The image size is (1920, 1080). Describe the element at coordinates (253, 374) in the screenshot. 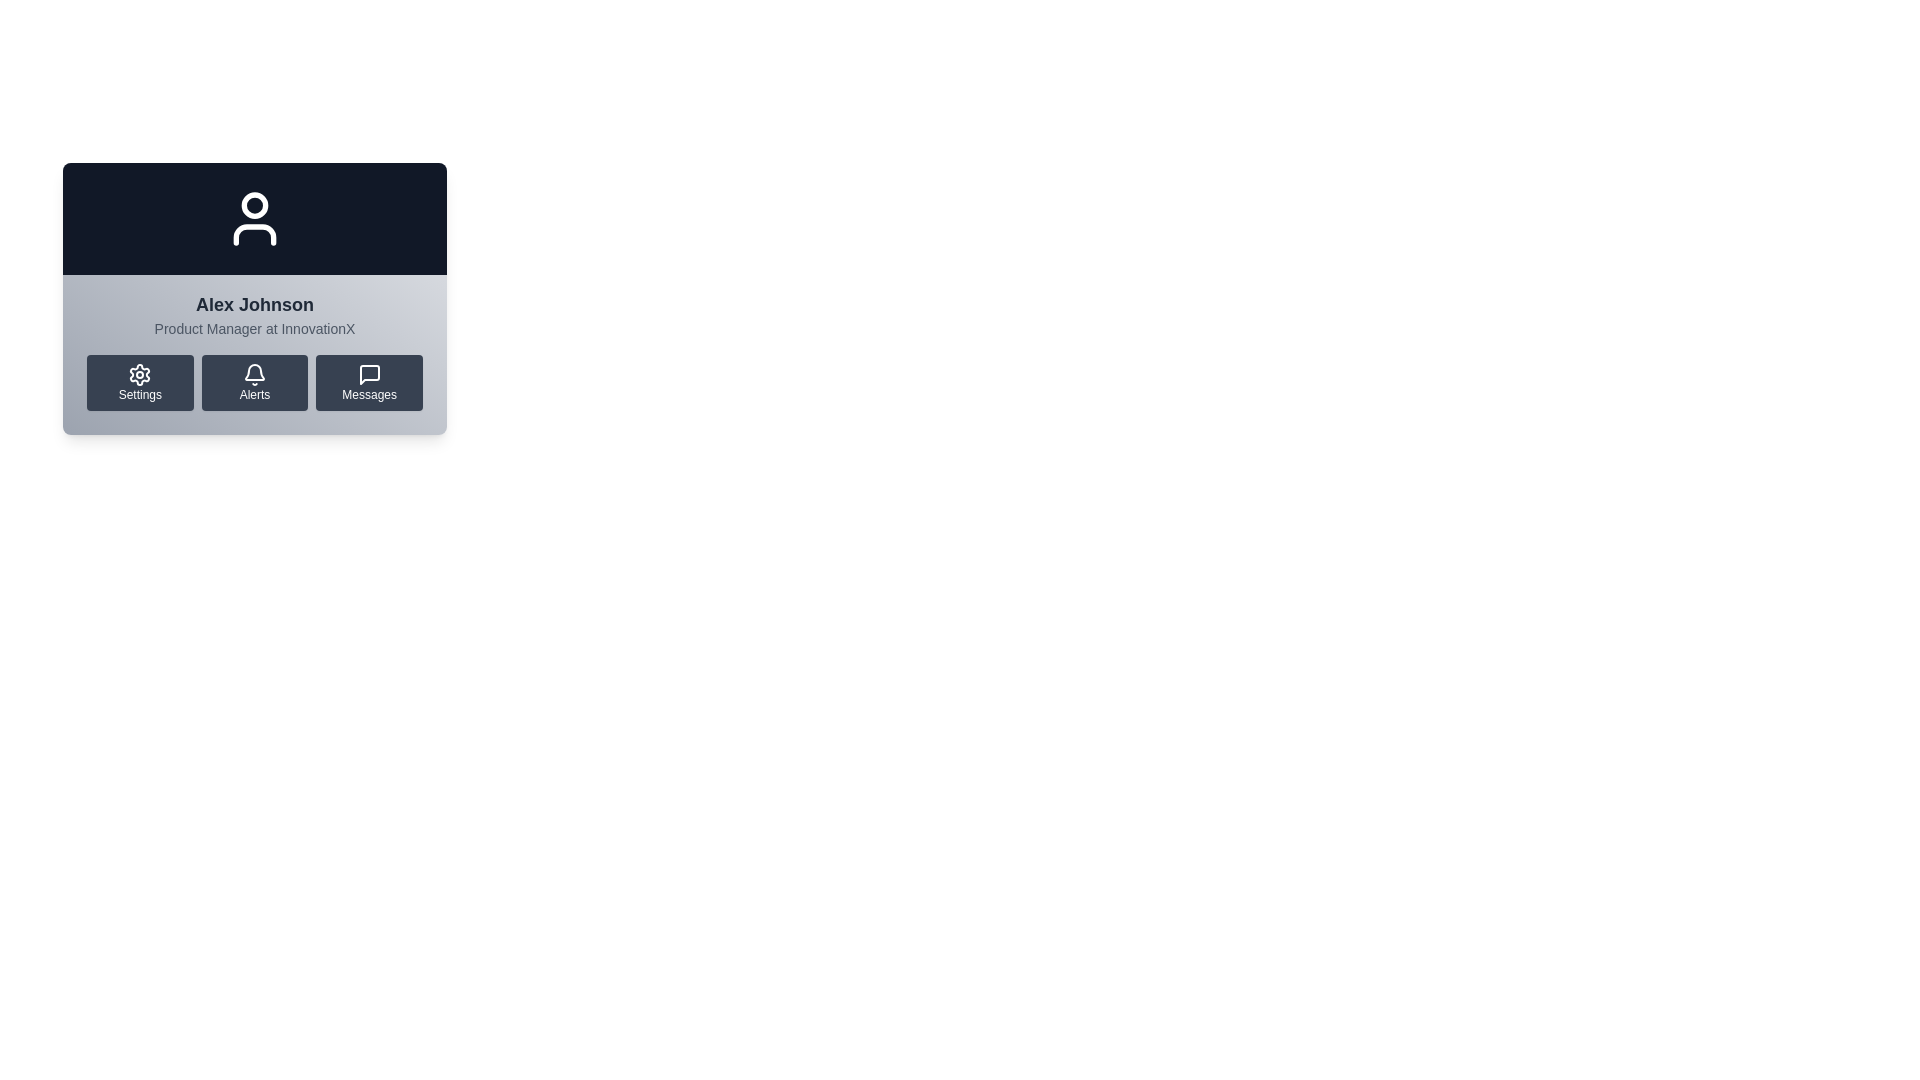

I see `the bell-shaped notification icon labeled 'Alerts' located in the bottom row between the gear icon and the speech bubble` at that location.